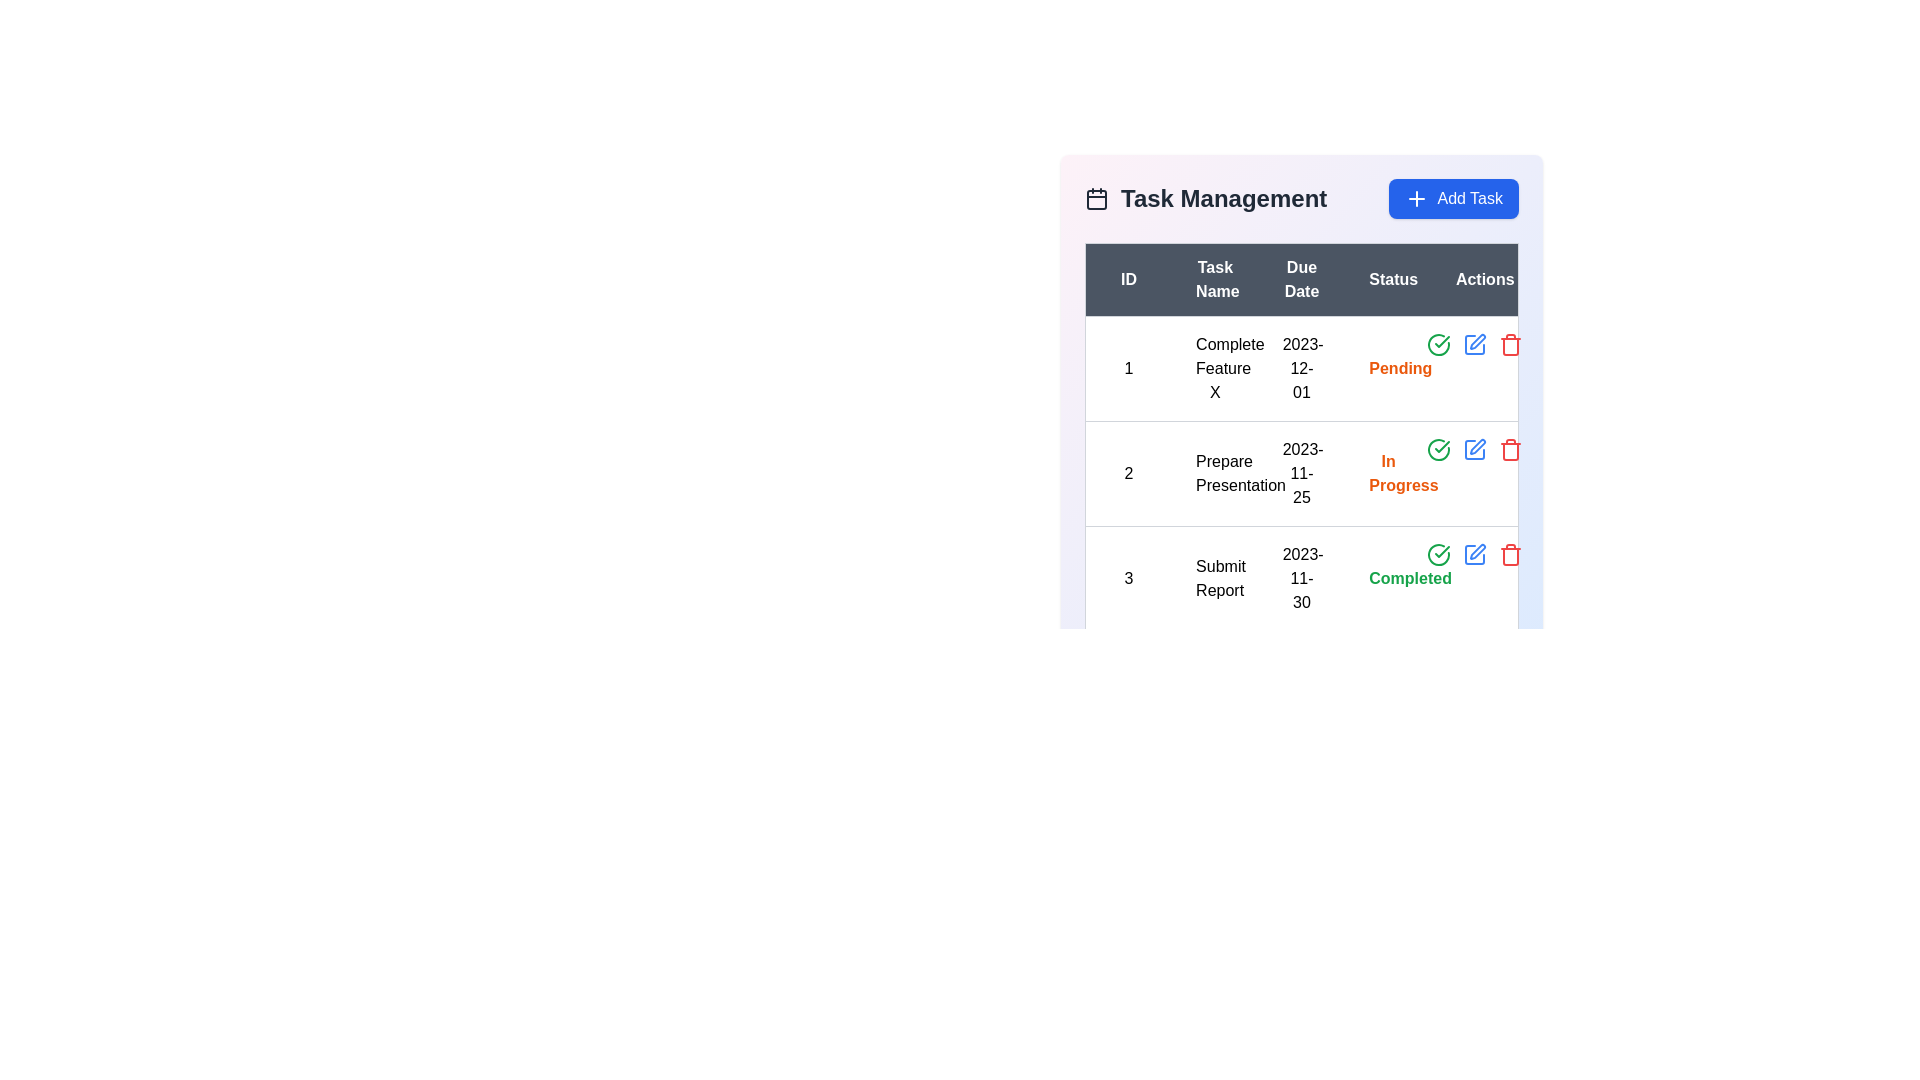 This screenshot has width=1920, height=1080. What do you see at coordinates (1474, 450) in the screenshot?
I see `the icon button in the 'Actions' column of the second row for the task 'Prepare Presentation' to initiate the edit action` at bounding box center [1474, 450].